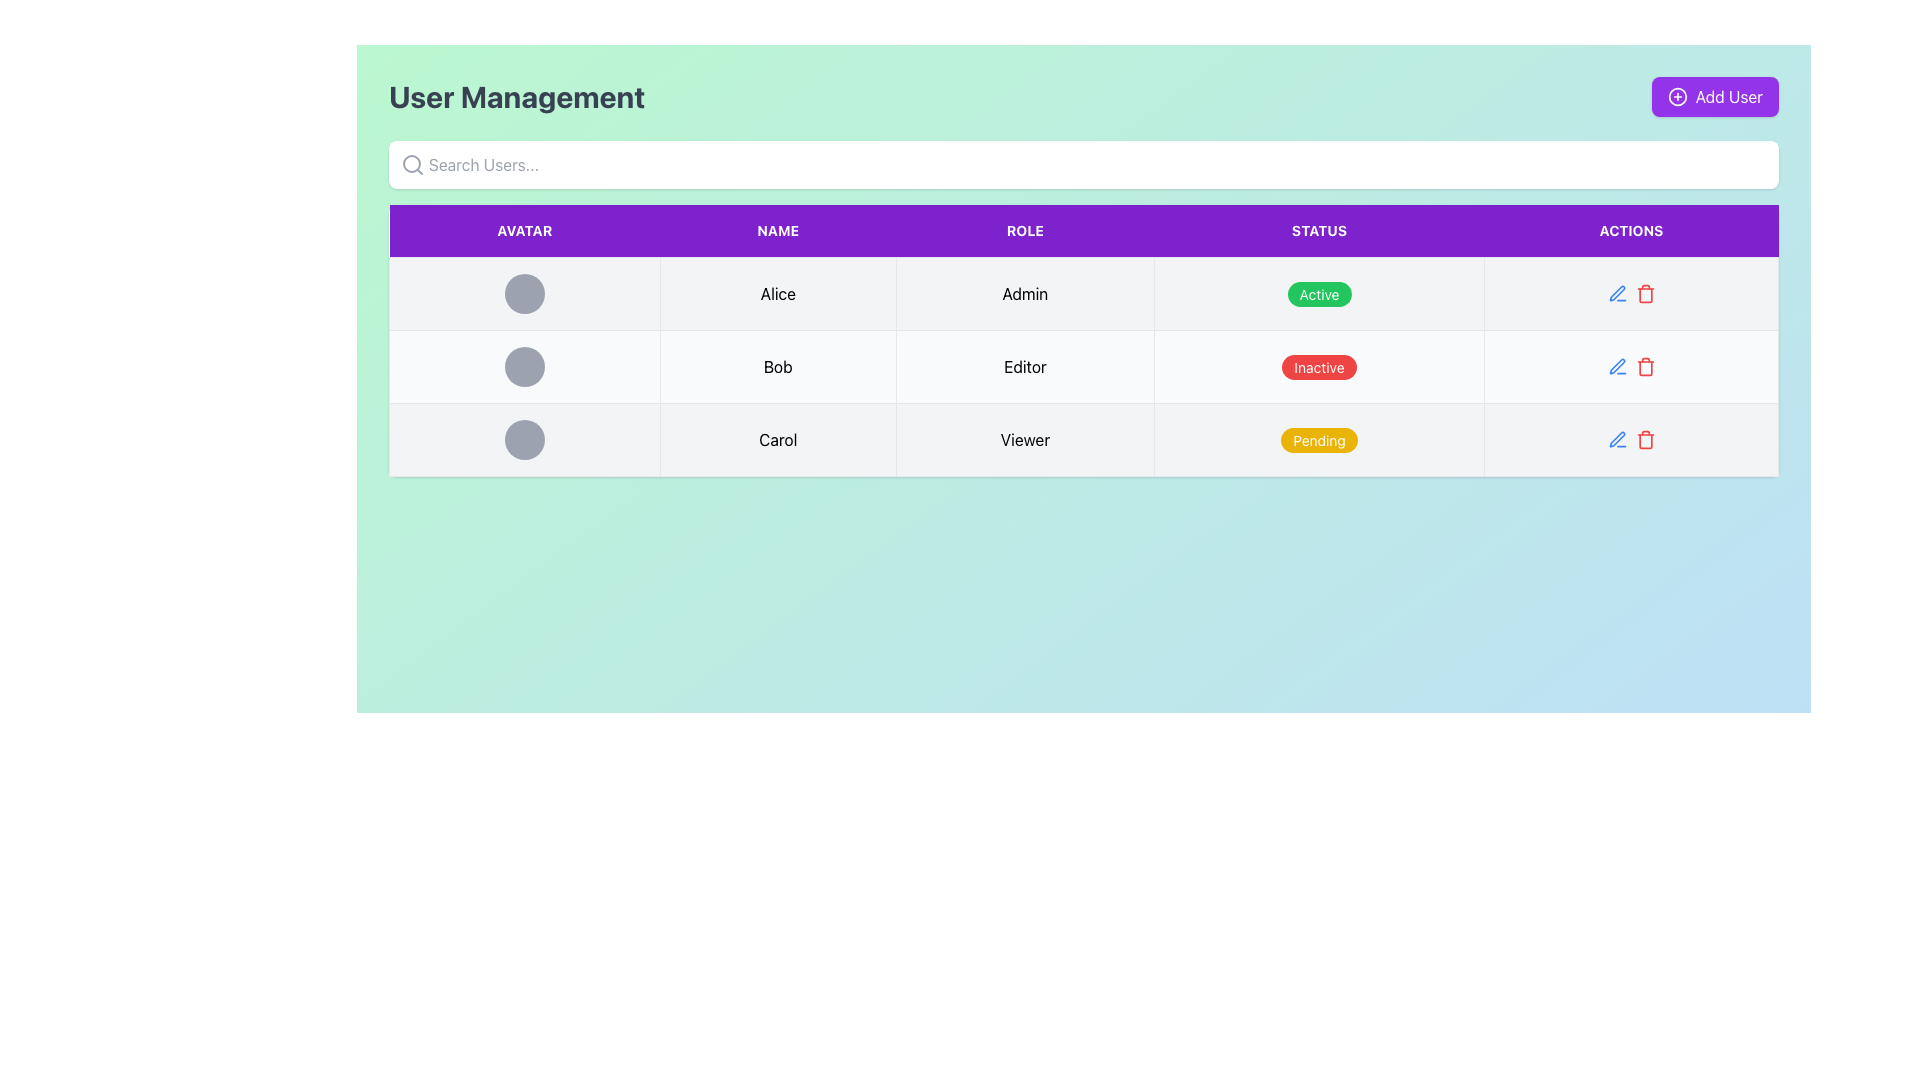 This screenshot has width=1920, height=1080. I want to click on the Status Indicator element that shows 'Active' for the user 'Alice' in the Status column of the topmost row, so click(1319, 294).